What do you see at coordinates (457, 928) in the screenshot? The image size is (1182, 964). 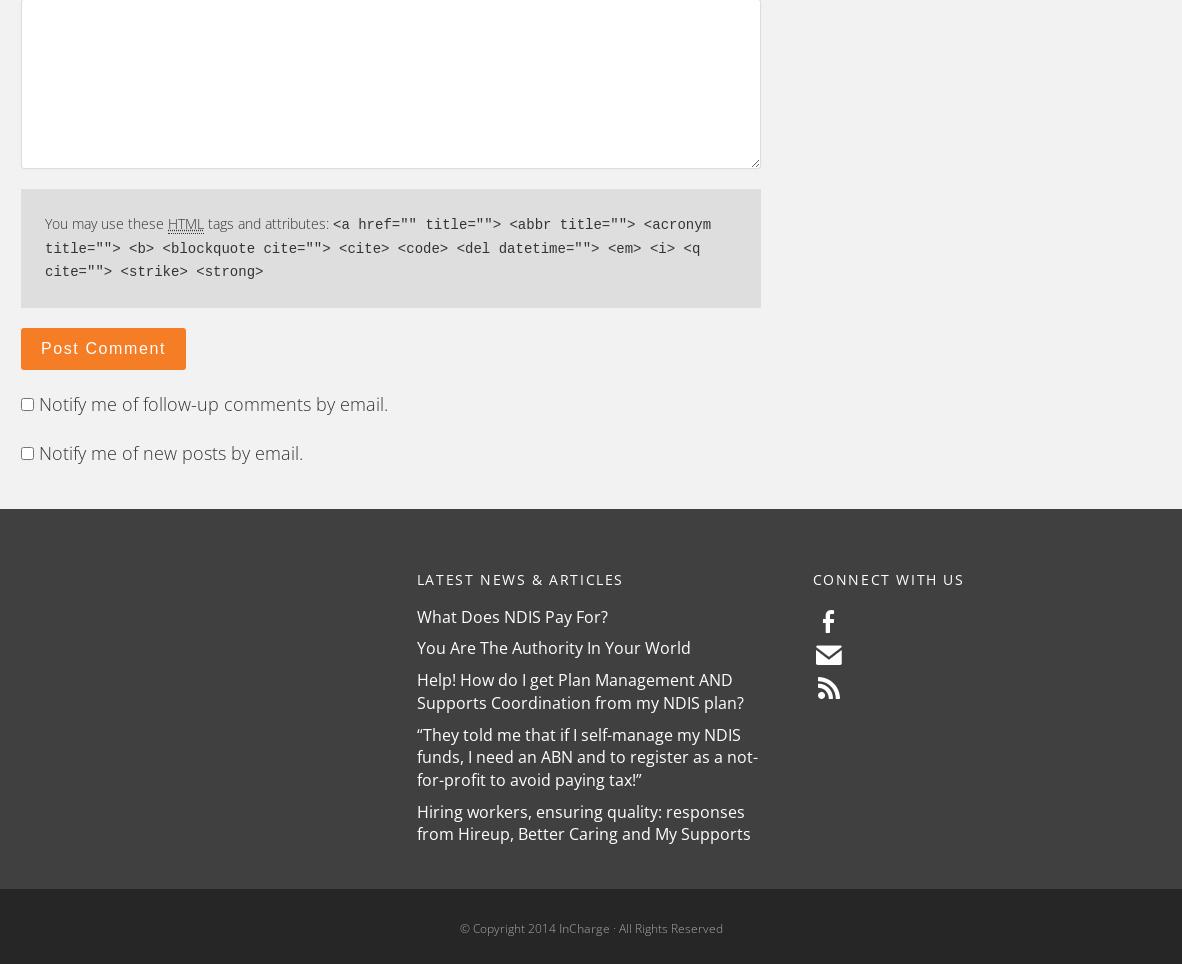 I see `'© Copyright 2014'` at bounding box center [457, 928].